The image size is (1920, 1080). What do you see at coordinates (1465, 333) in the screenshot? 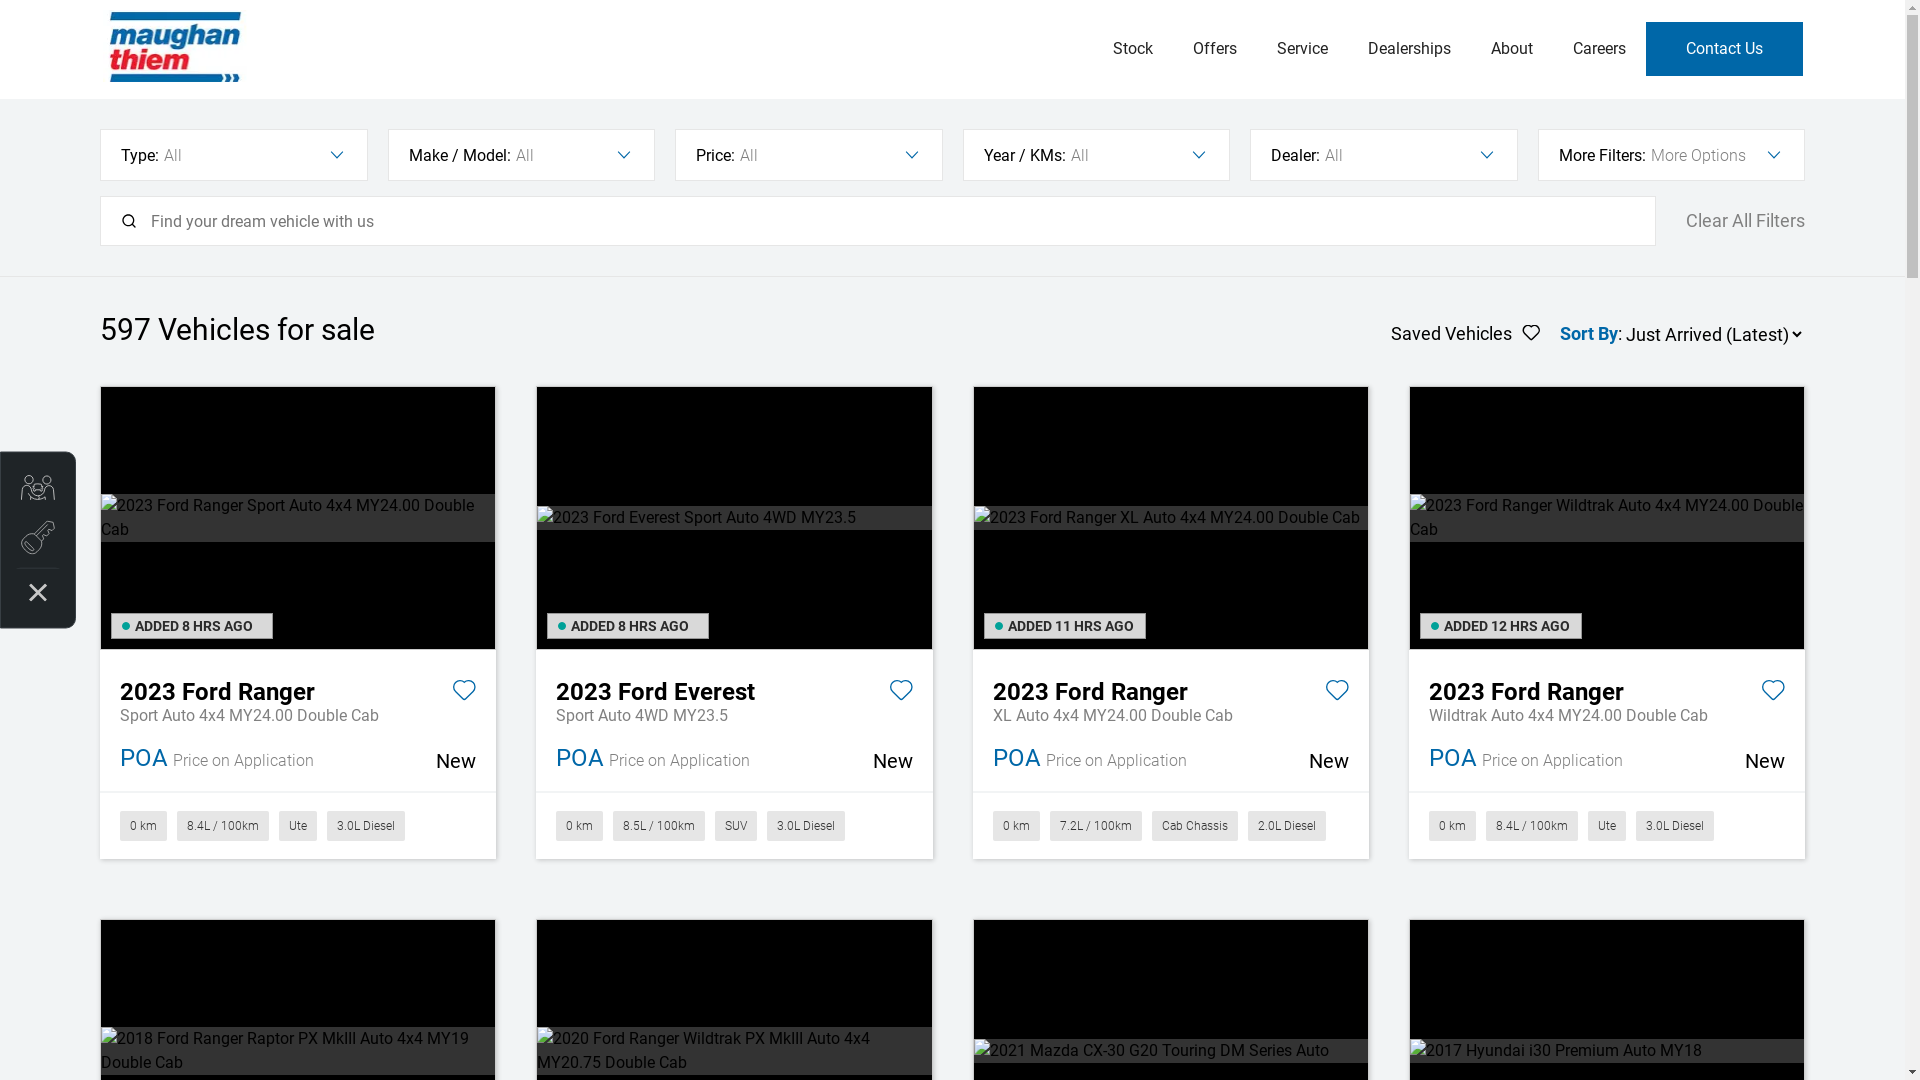
I see `'Saved Vehicles'` at bounding box center [1465, 333].